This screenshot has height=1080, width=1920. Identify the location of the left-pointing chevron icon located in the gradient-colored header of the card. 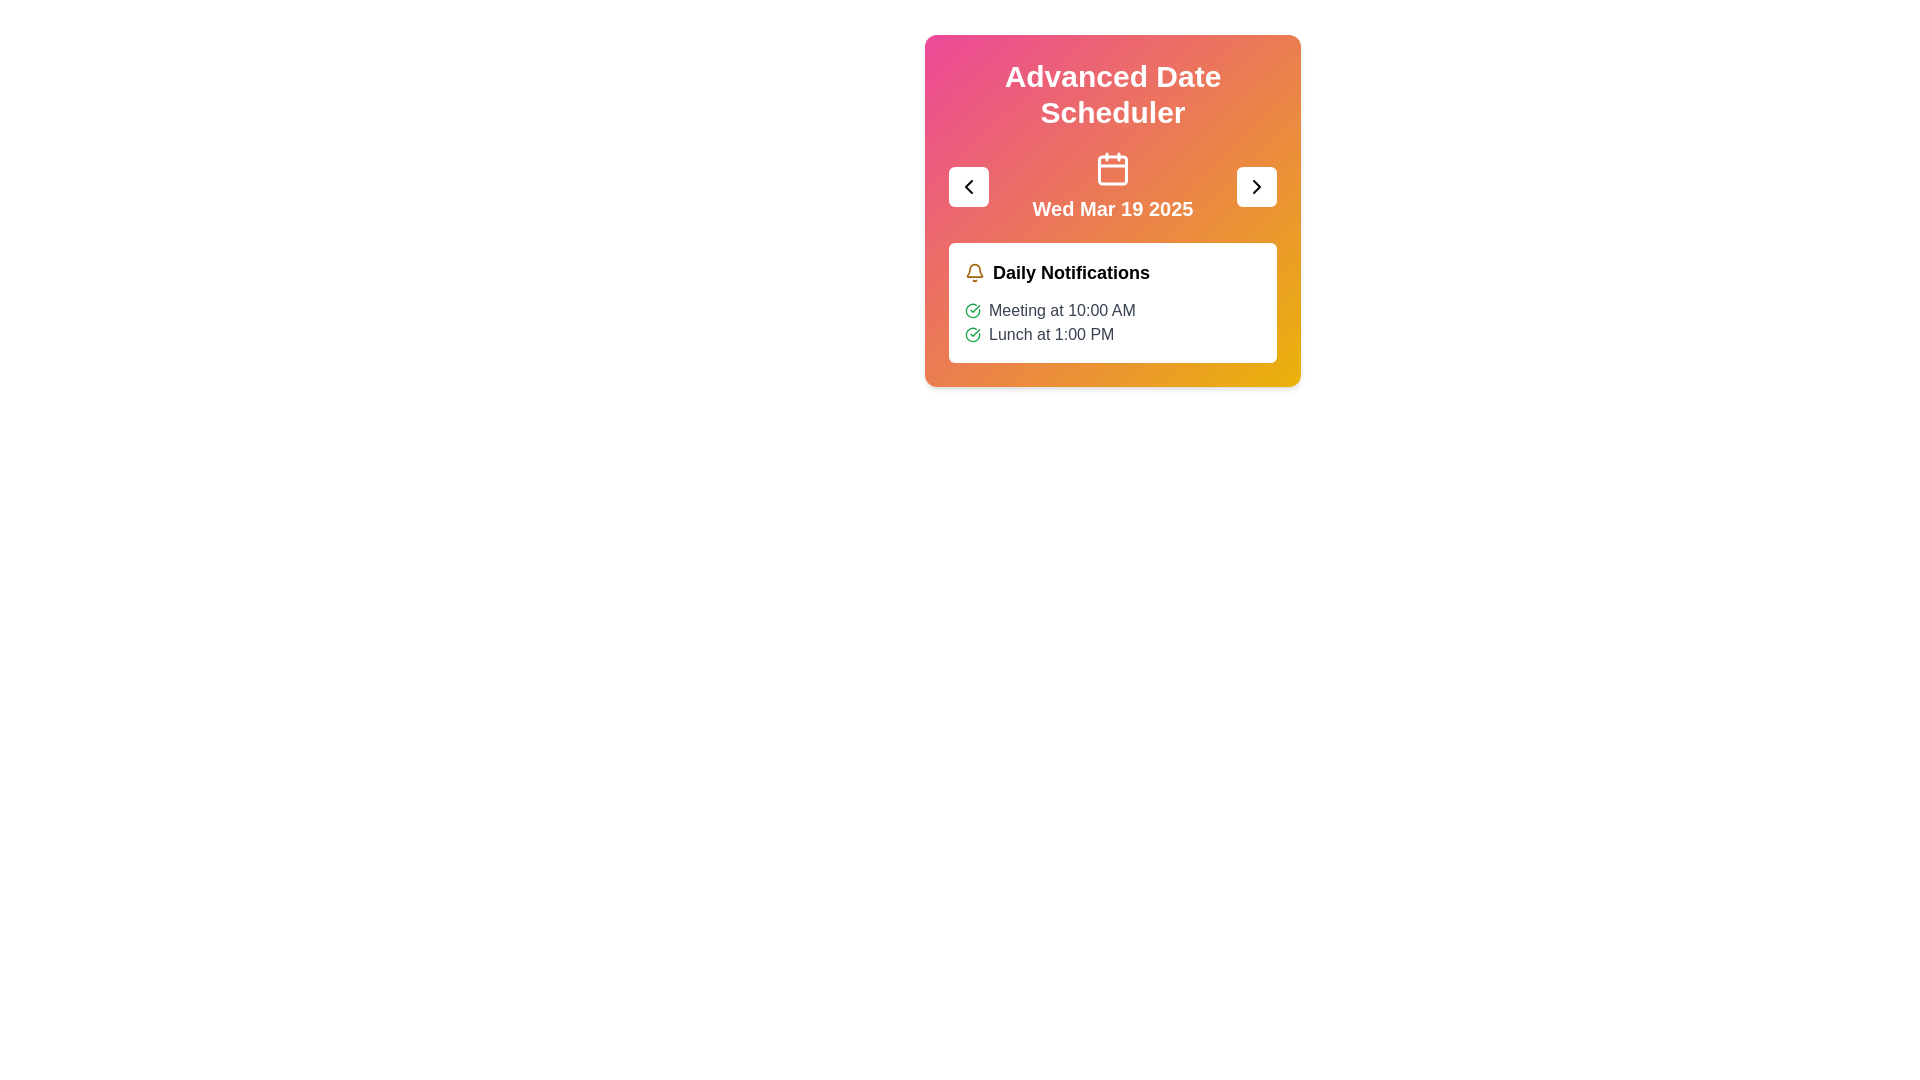
(969, 186).